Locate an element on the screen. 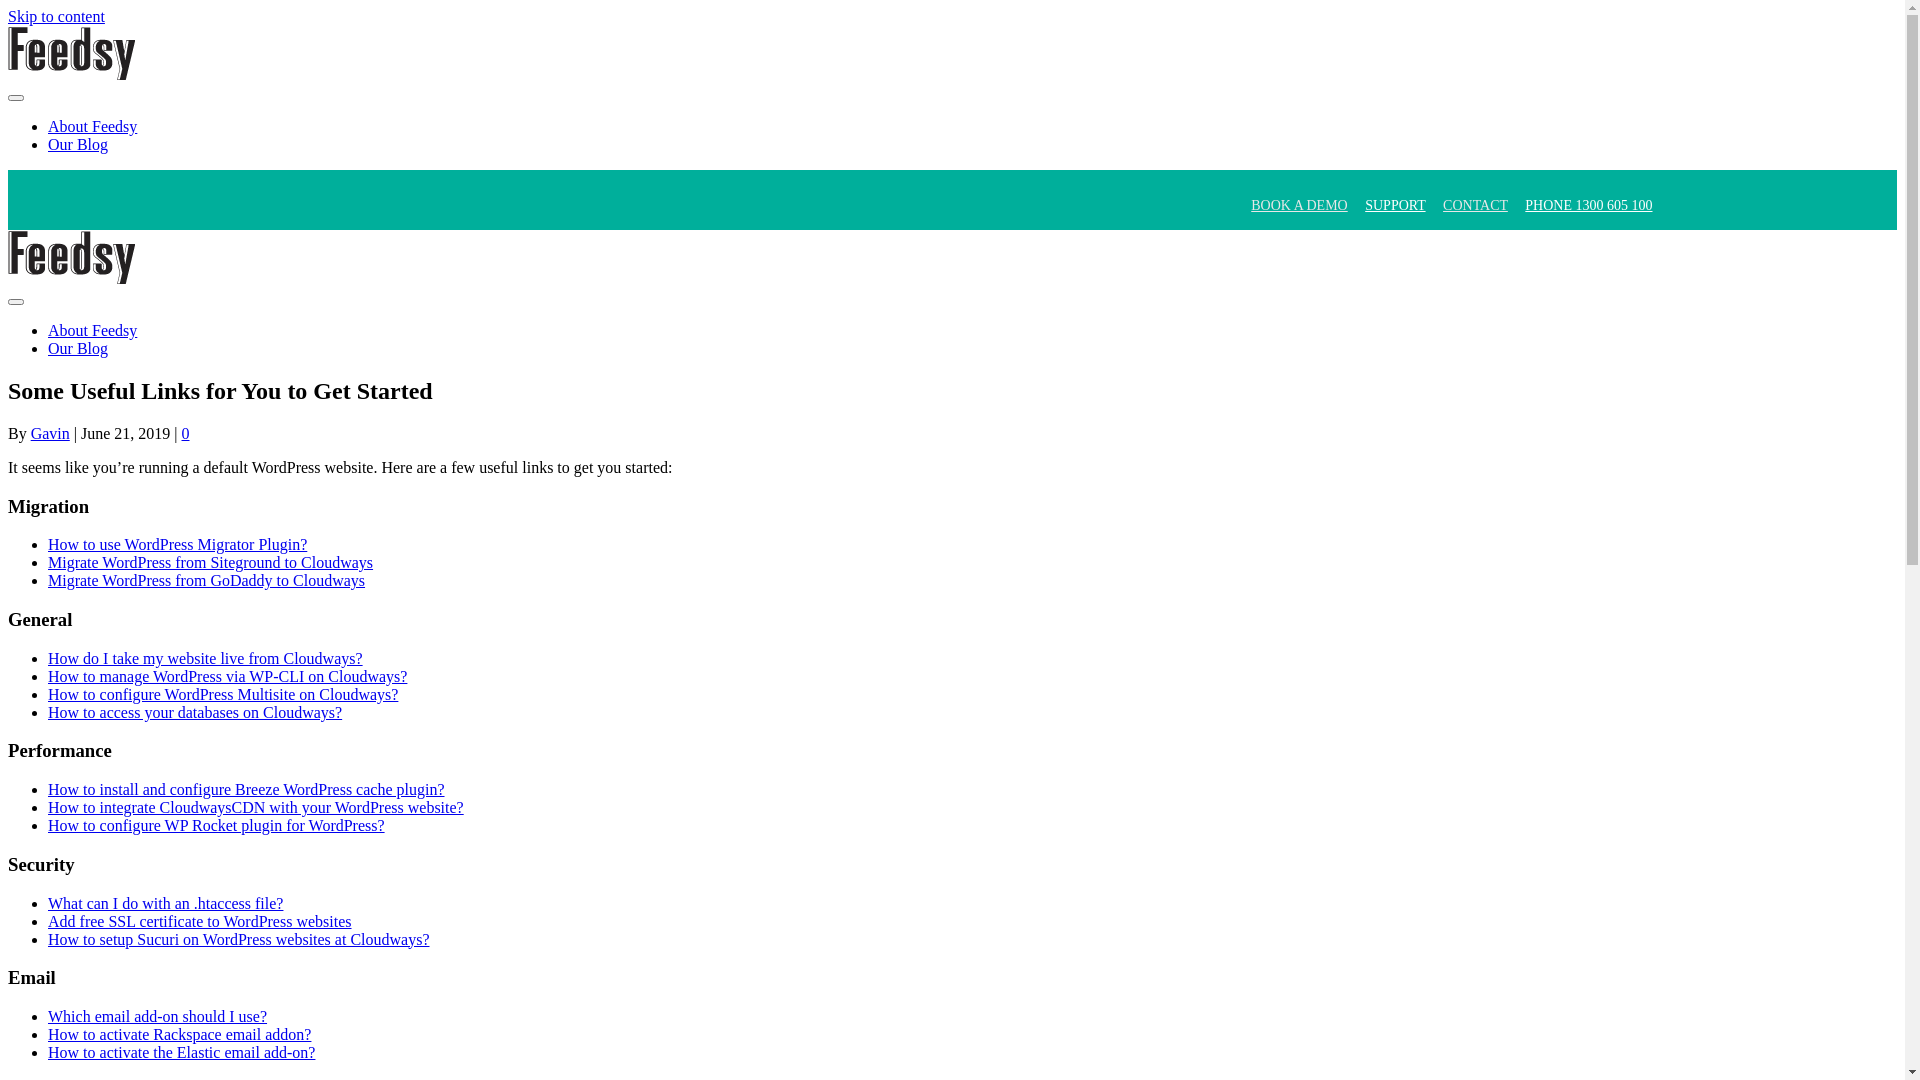  'Migrate WordPress from GoDaddy to Cloudways' is located at coordinates (206, 580).